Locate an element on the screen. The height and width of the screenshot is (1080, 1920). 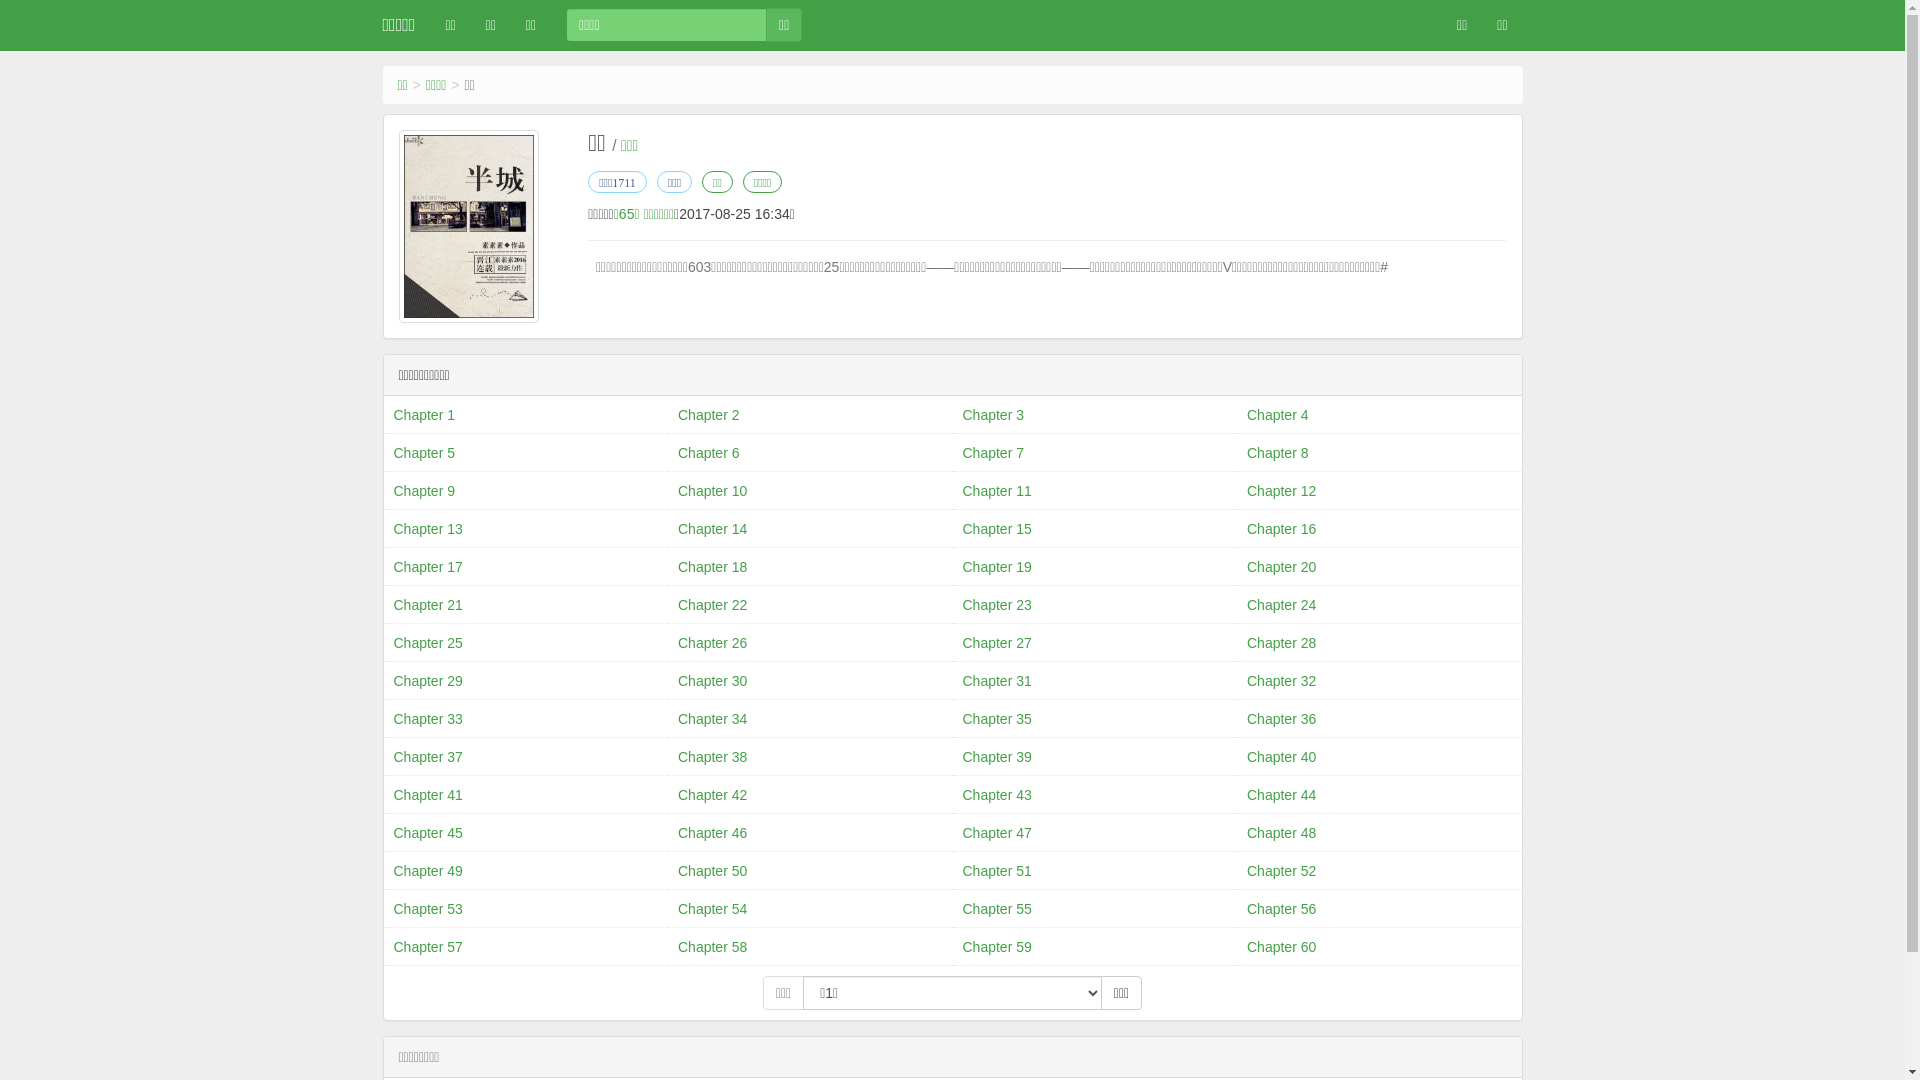
'Chapter 44' is located at coordinates (1246, 793).